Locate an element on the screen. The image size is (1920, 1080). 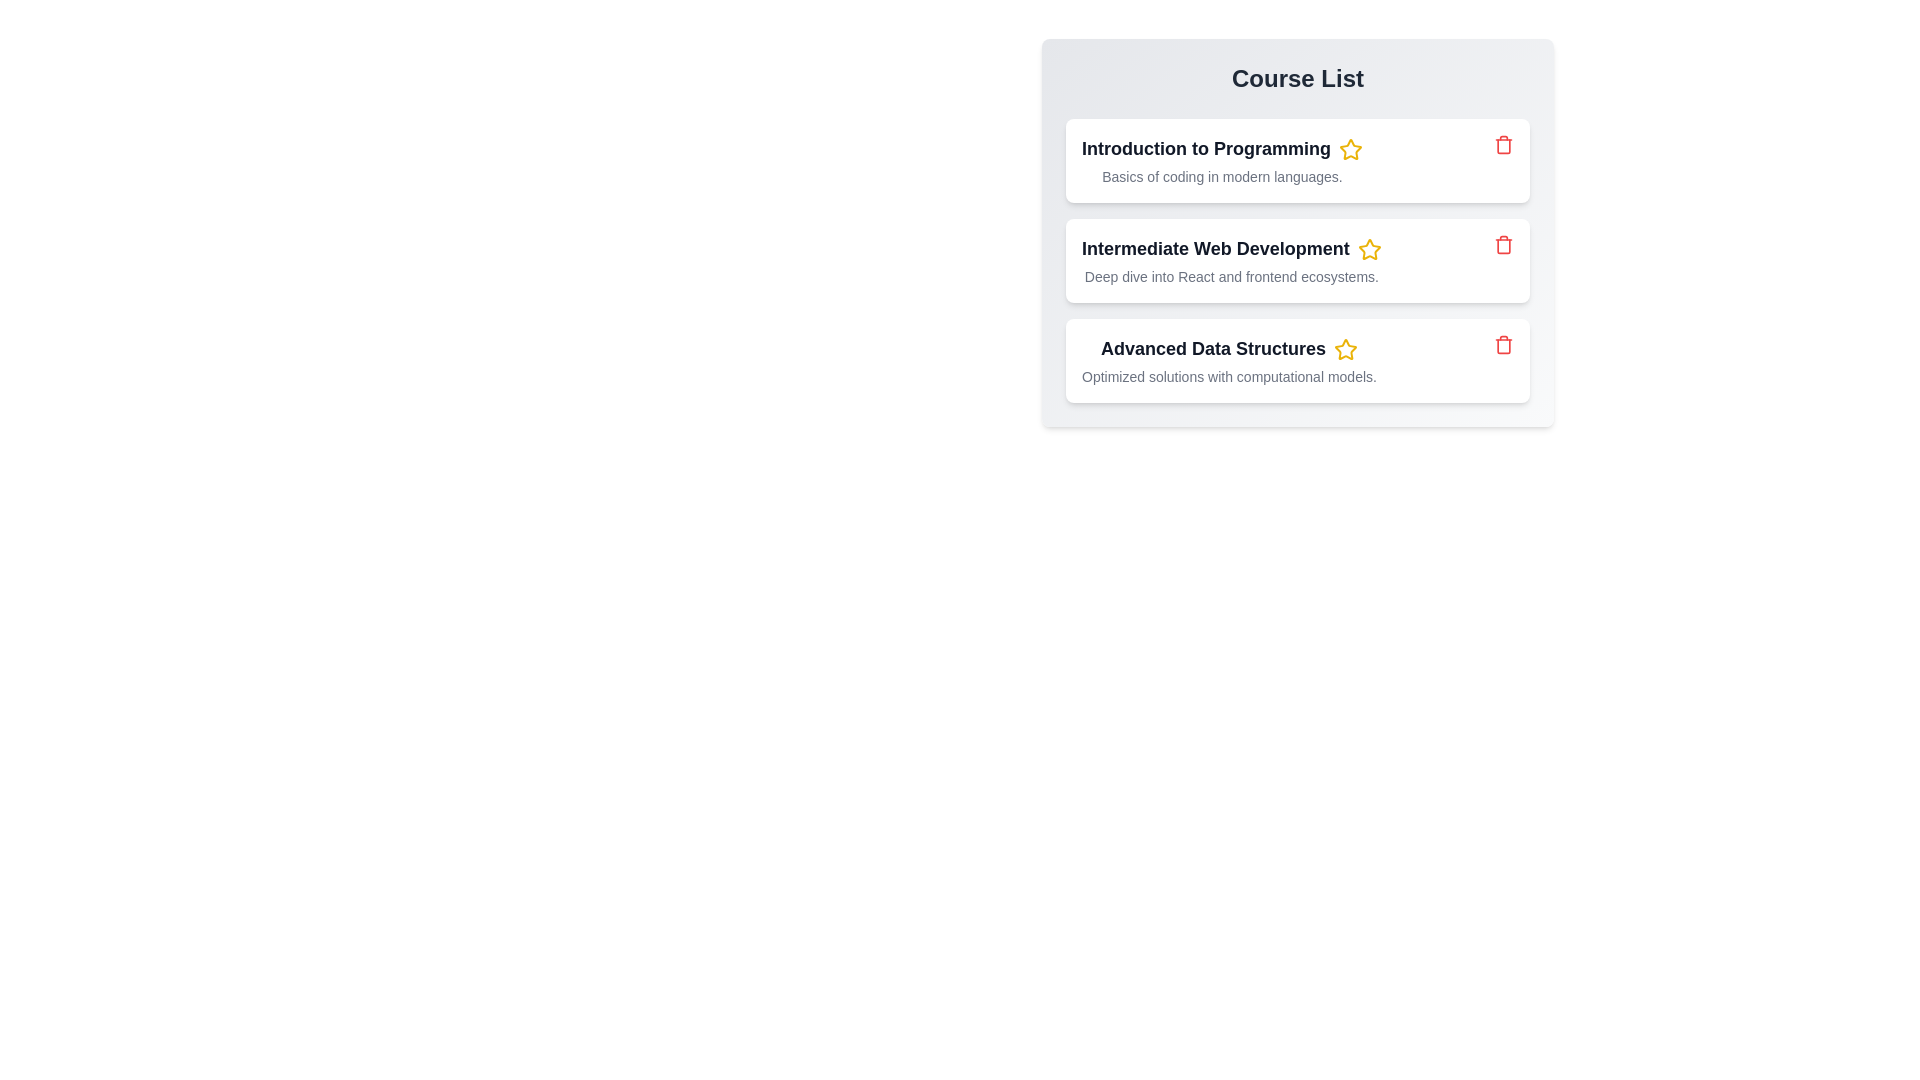
the star icon for the course Advanced Data Structures is located at coordinates (1345, 349).